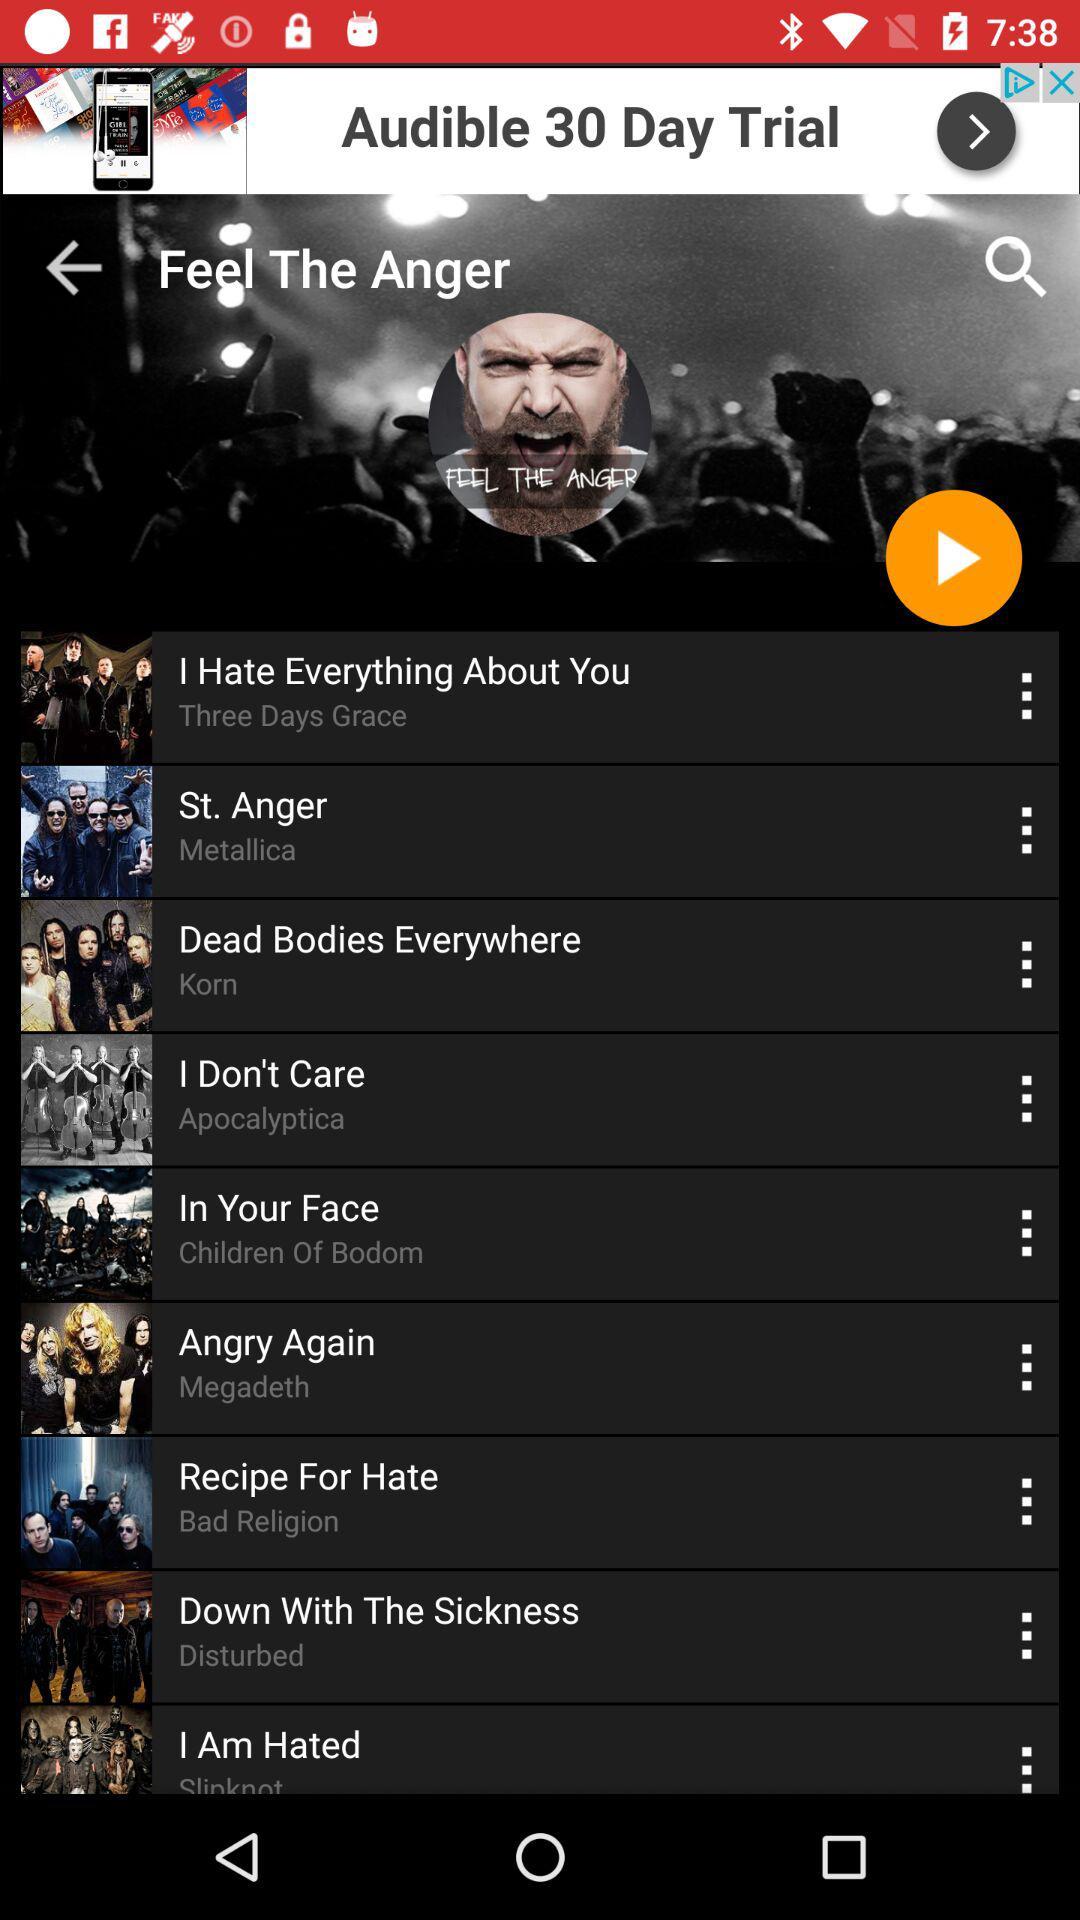 This screenshot has width=1080, height=1920. I want to click on show more options for track, so click(1027, 1098).